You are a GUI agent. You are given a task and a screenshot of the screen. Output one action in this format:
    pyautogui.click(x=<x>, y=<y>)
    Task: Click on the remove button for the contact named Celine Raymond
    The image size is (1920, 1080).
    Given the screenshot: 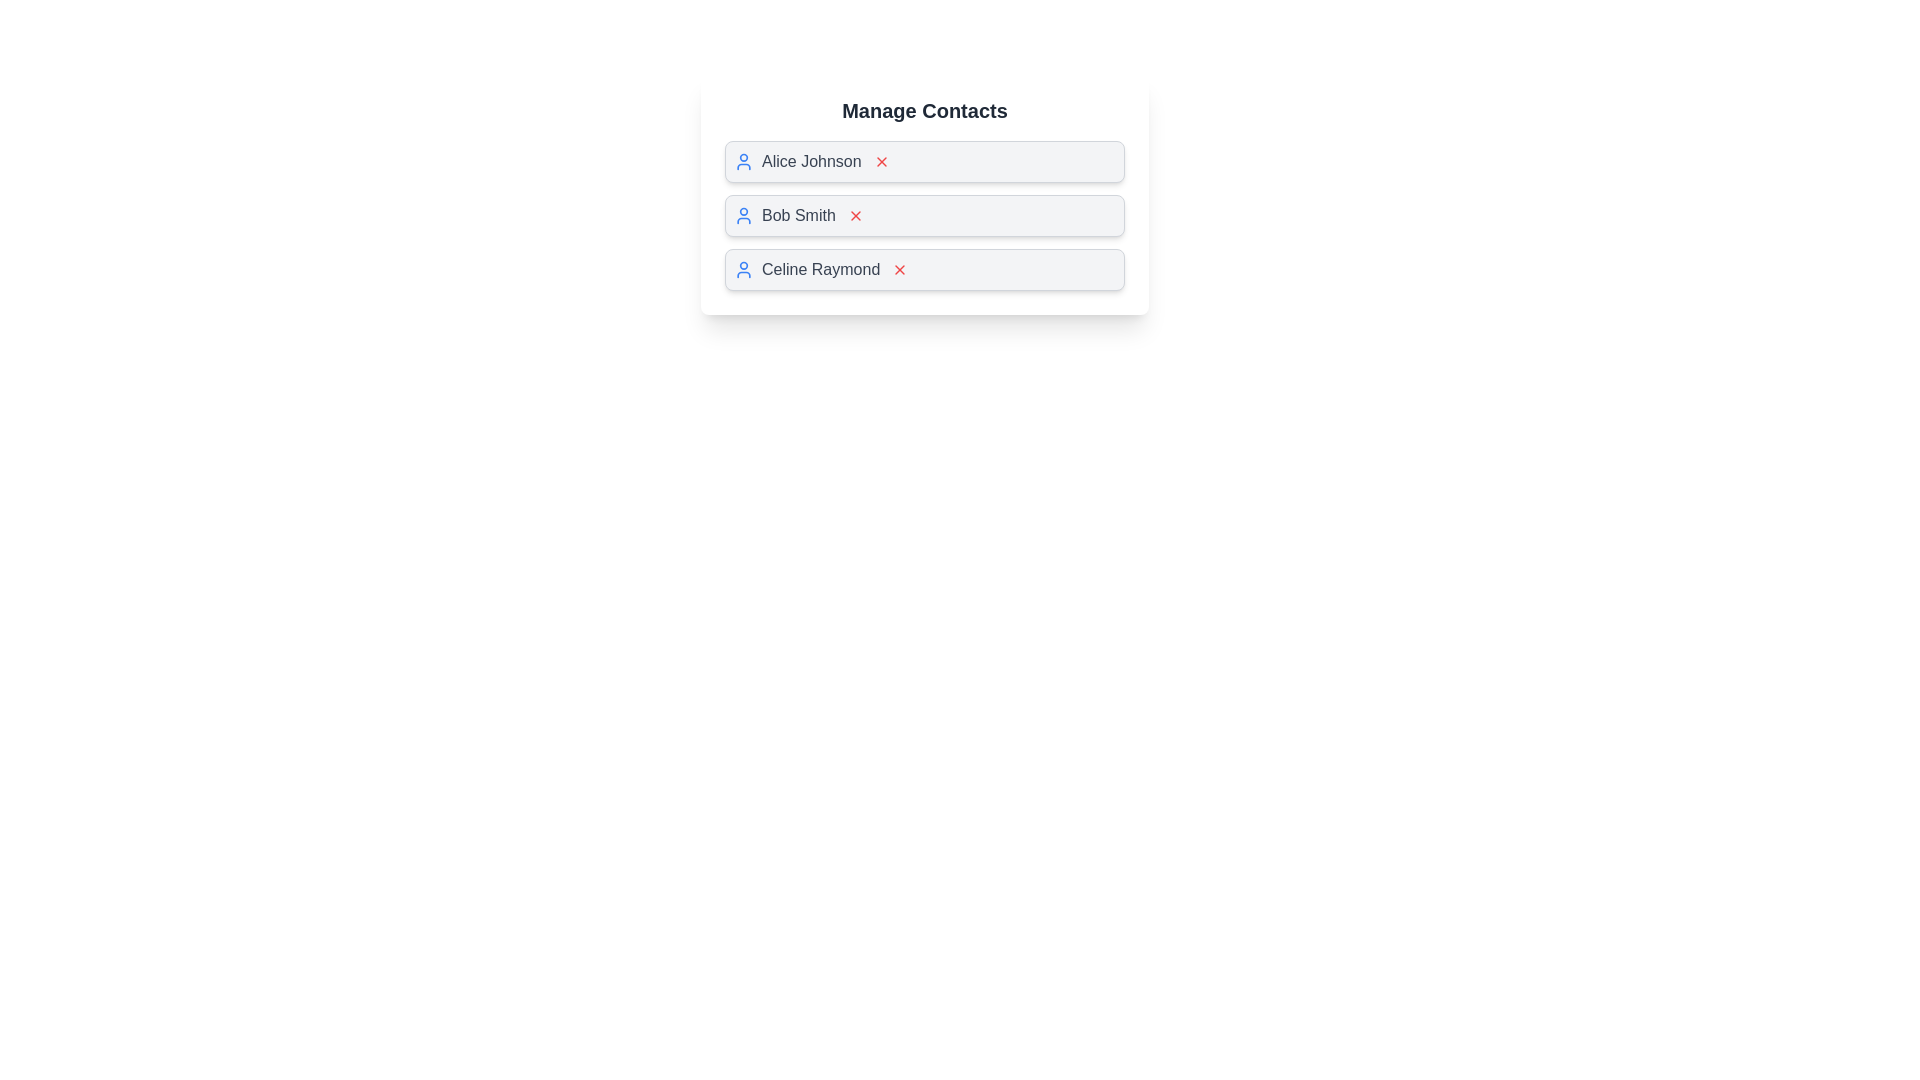 What is the action you would take?
    pyautogui.click(x=899, y=270)
    